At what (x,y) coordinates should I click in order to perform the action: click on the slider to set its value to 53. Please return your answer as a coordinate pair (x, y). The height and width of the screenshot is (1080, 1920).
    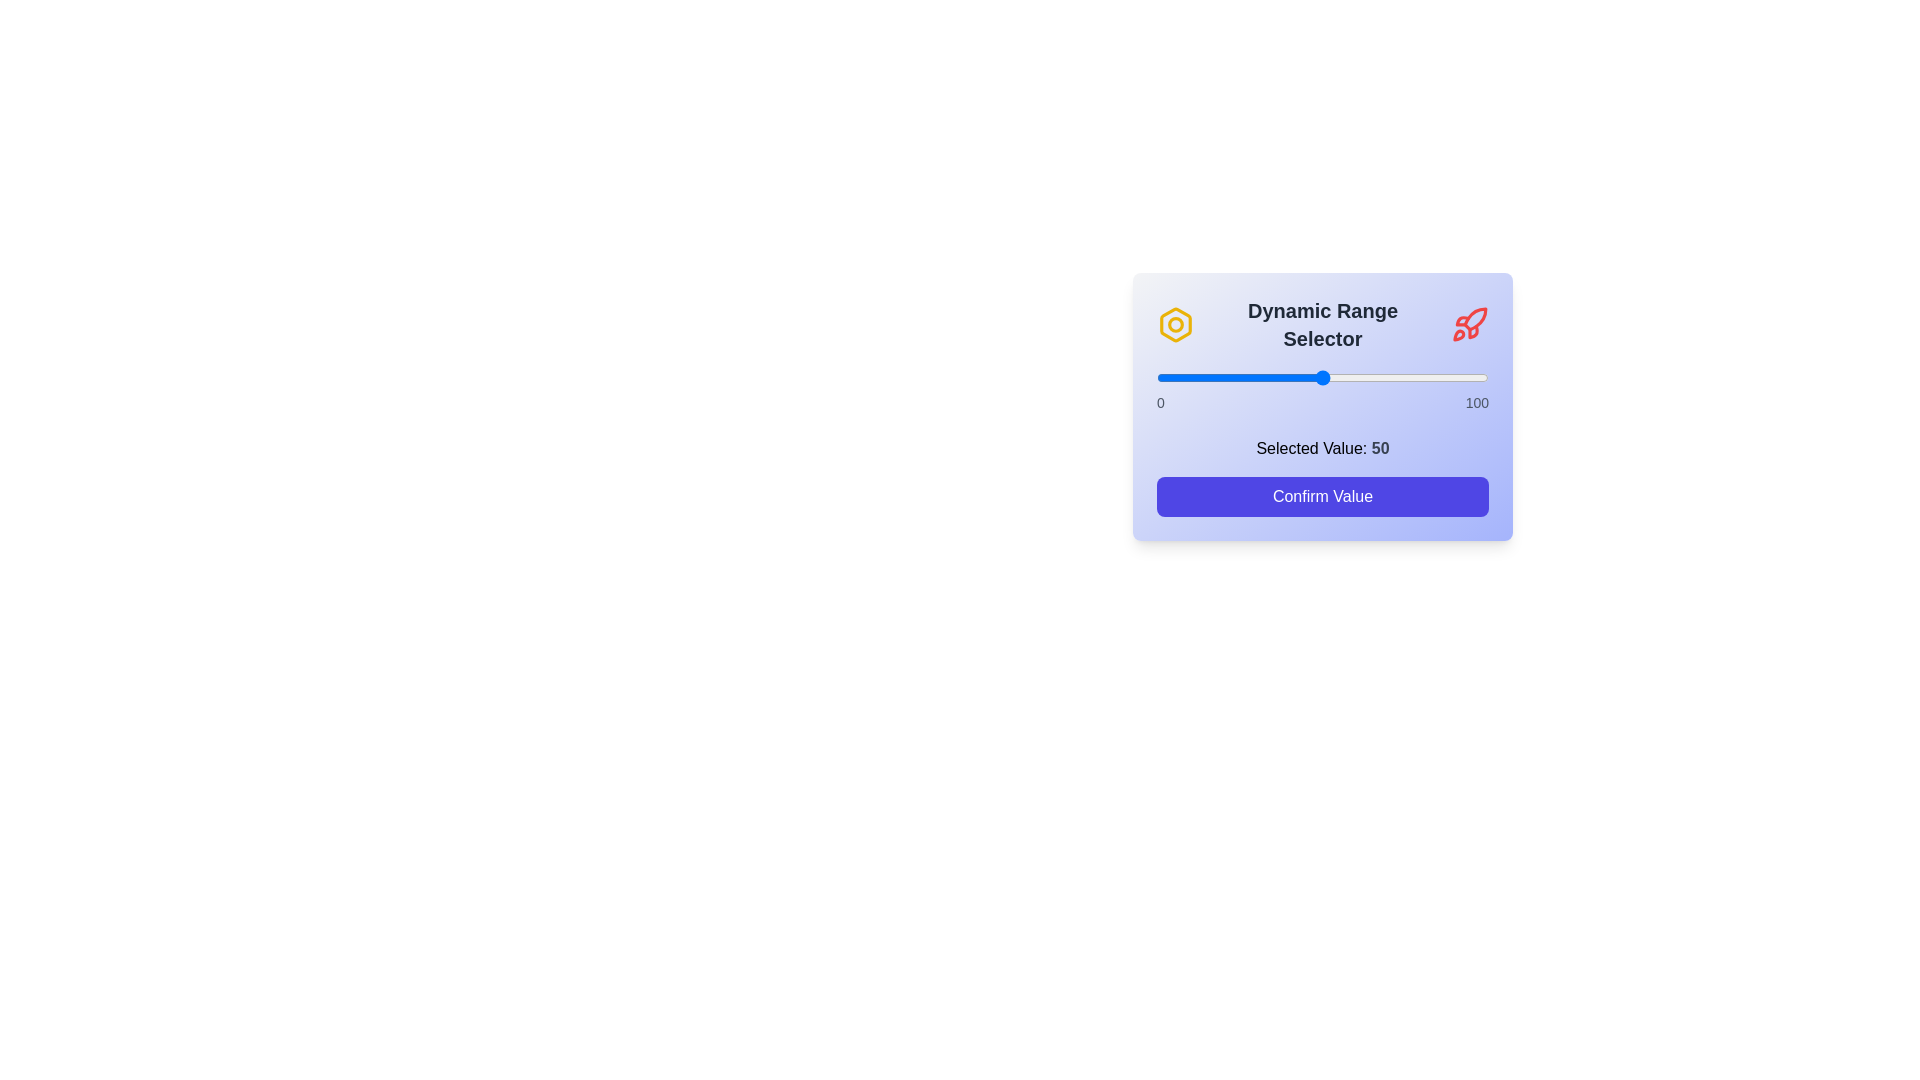
    Looking at the image, I should click on (1333, 378).